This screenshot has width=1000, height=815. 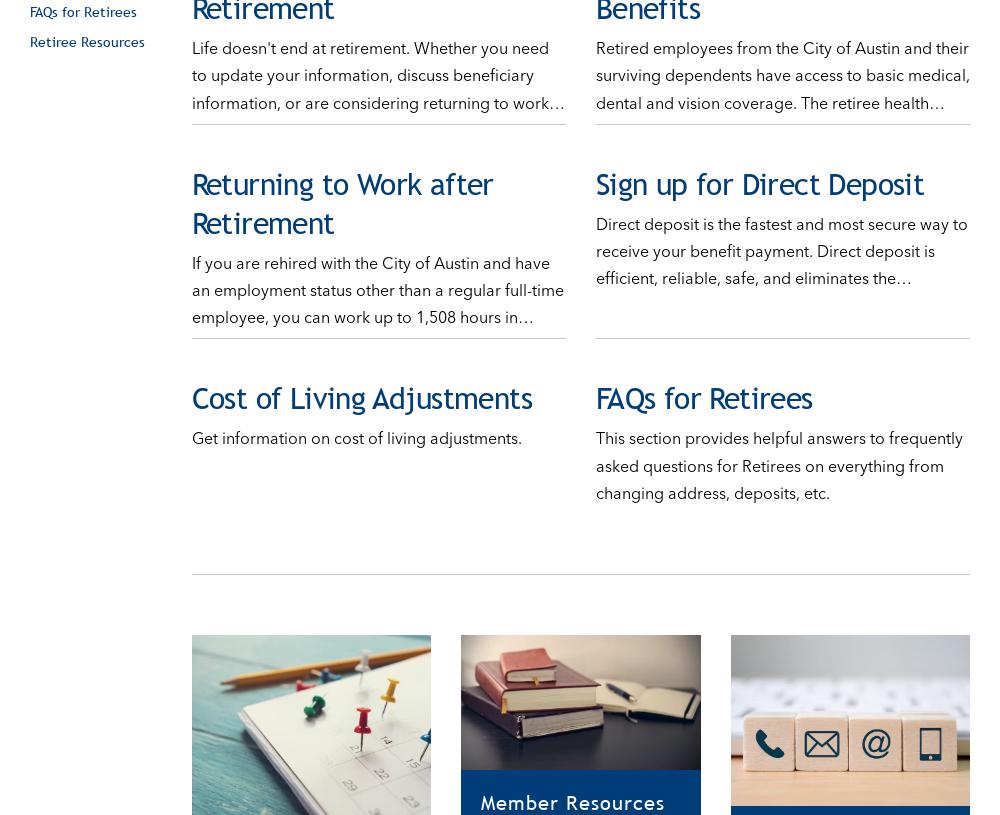 I want to click on 'Retired employees from the City of Austin and their surviving dependents have access to basic medical, dental and vision coverage. The retiree health…', so click(x=594, y=54).